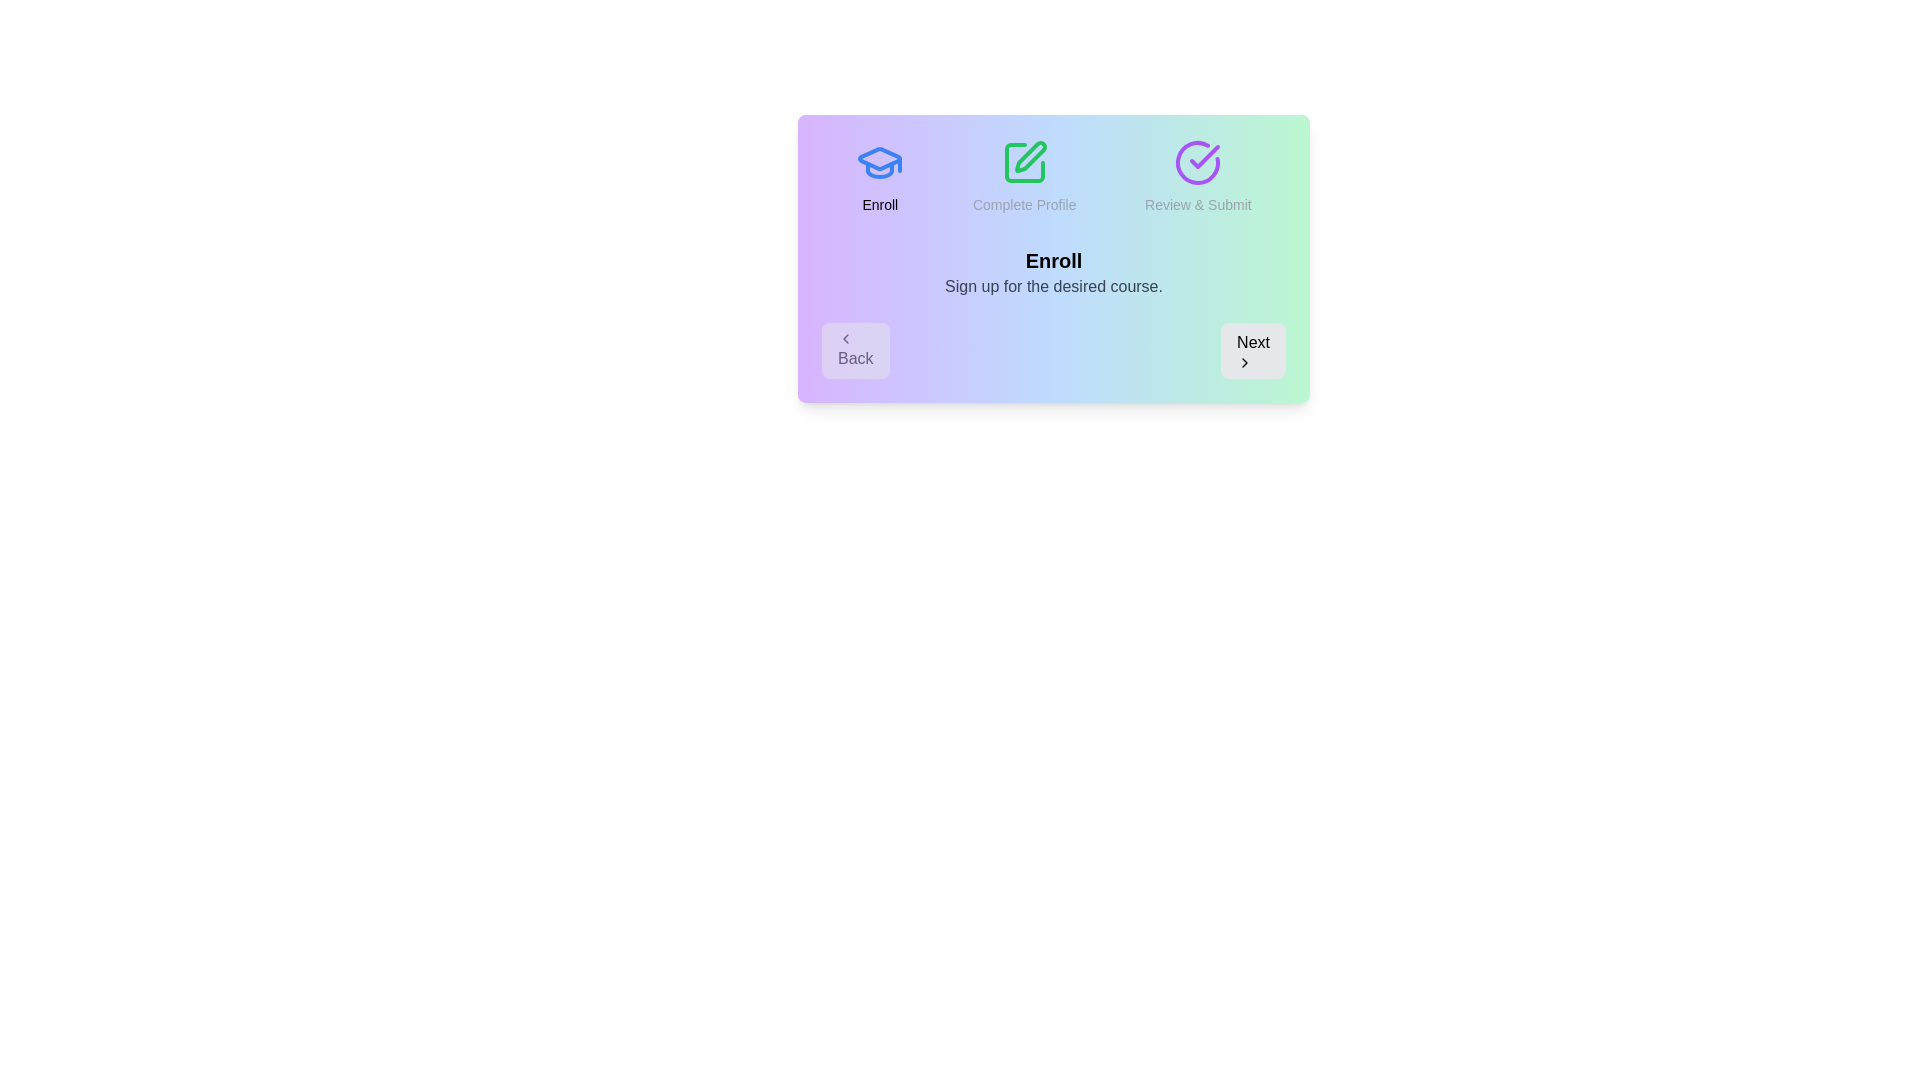  What do you see at coordinates (879, 176) in the screenshot?
I see `the progress indicator for step Enroll to view its status` at bounding box center [879, 176].